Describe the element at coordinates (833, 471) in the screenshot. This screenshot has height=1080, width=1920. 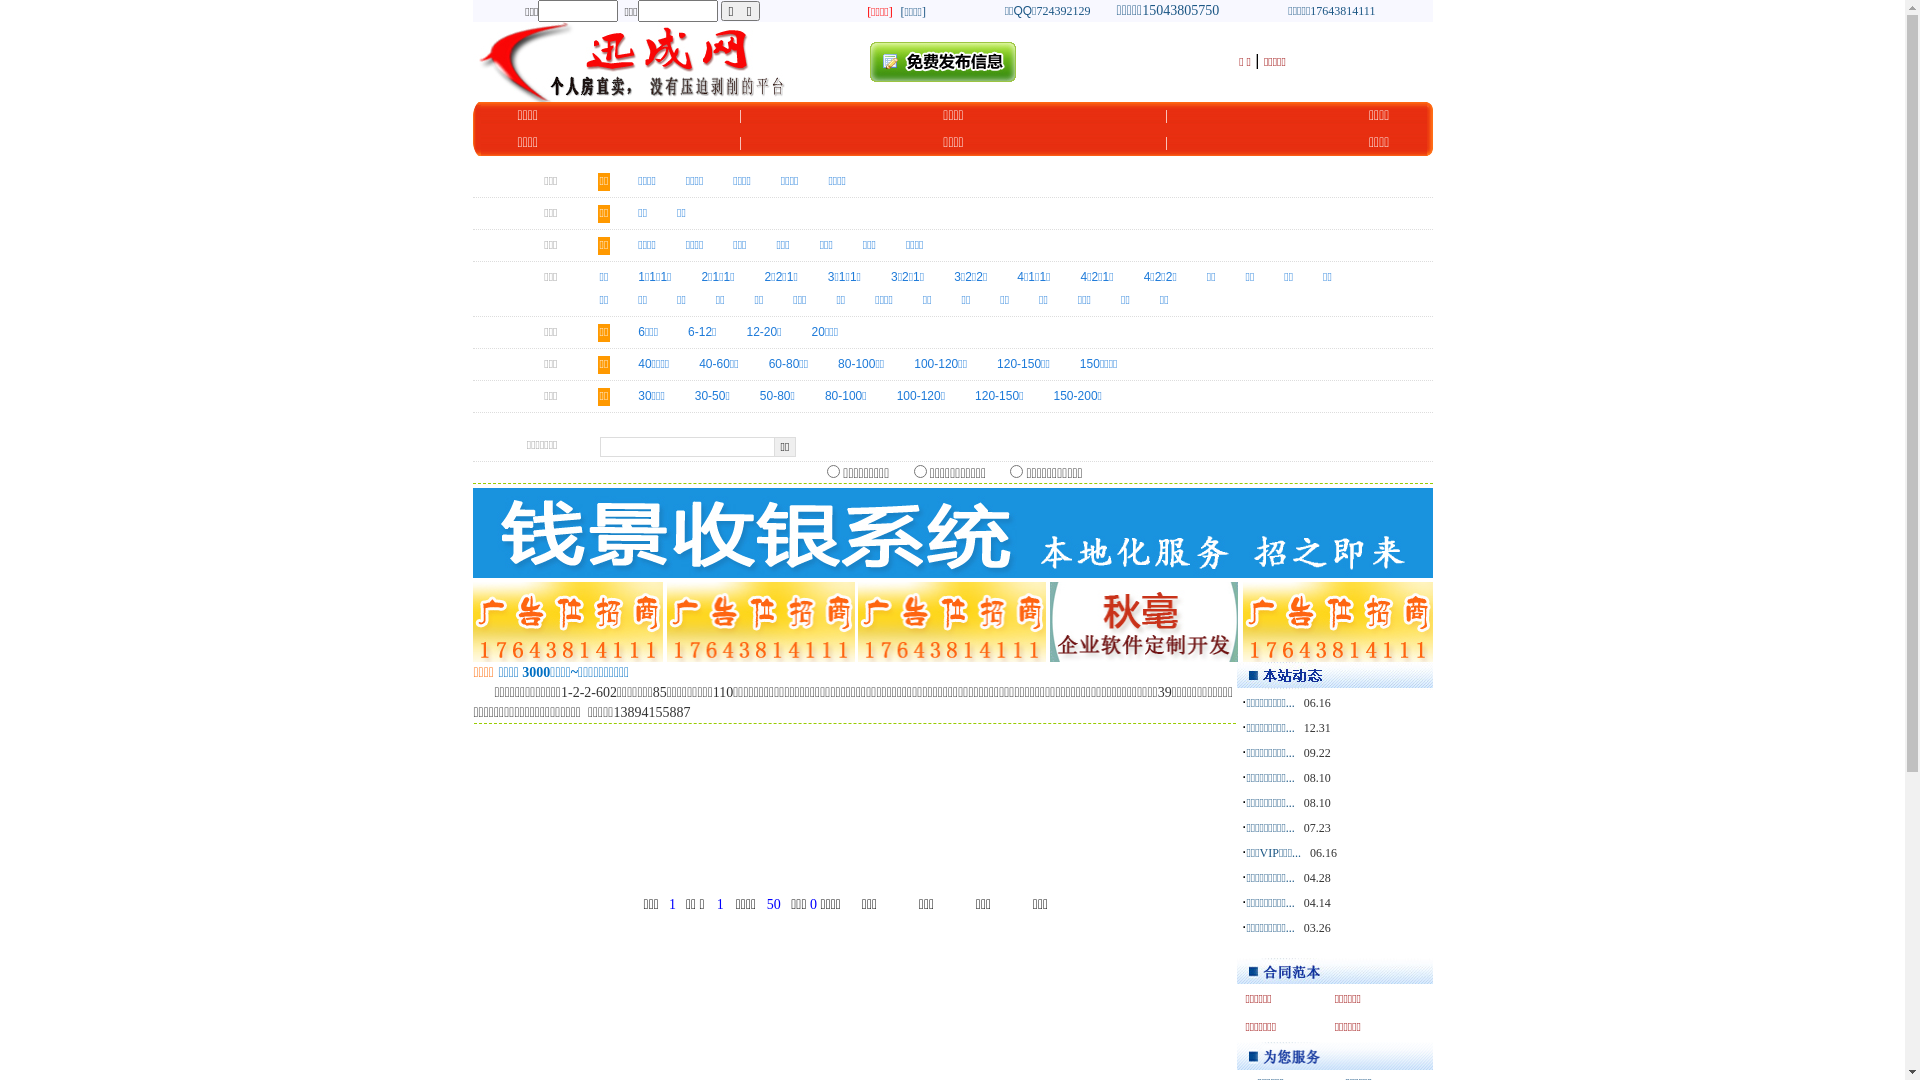
I see `'cb_f2'` at that location.